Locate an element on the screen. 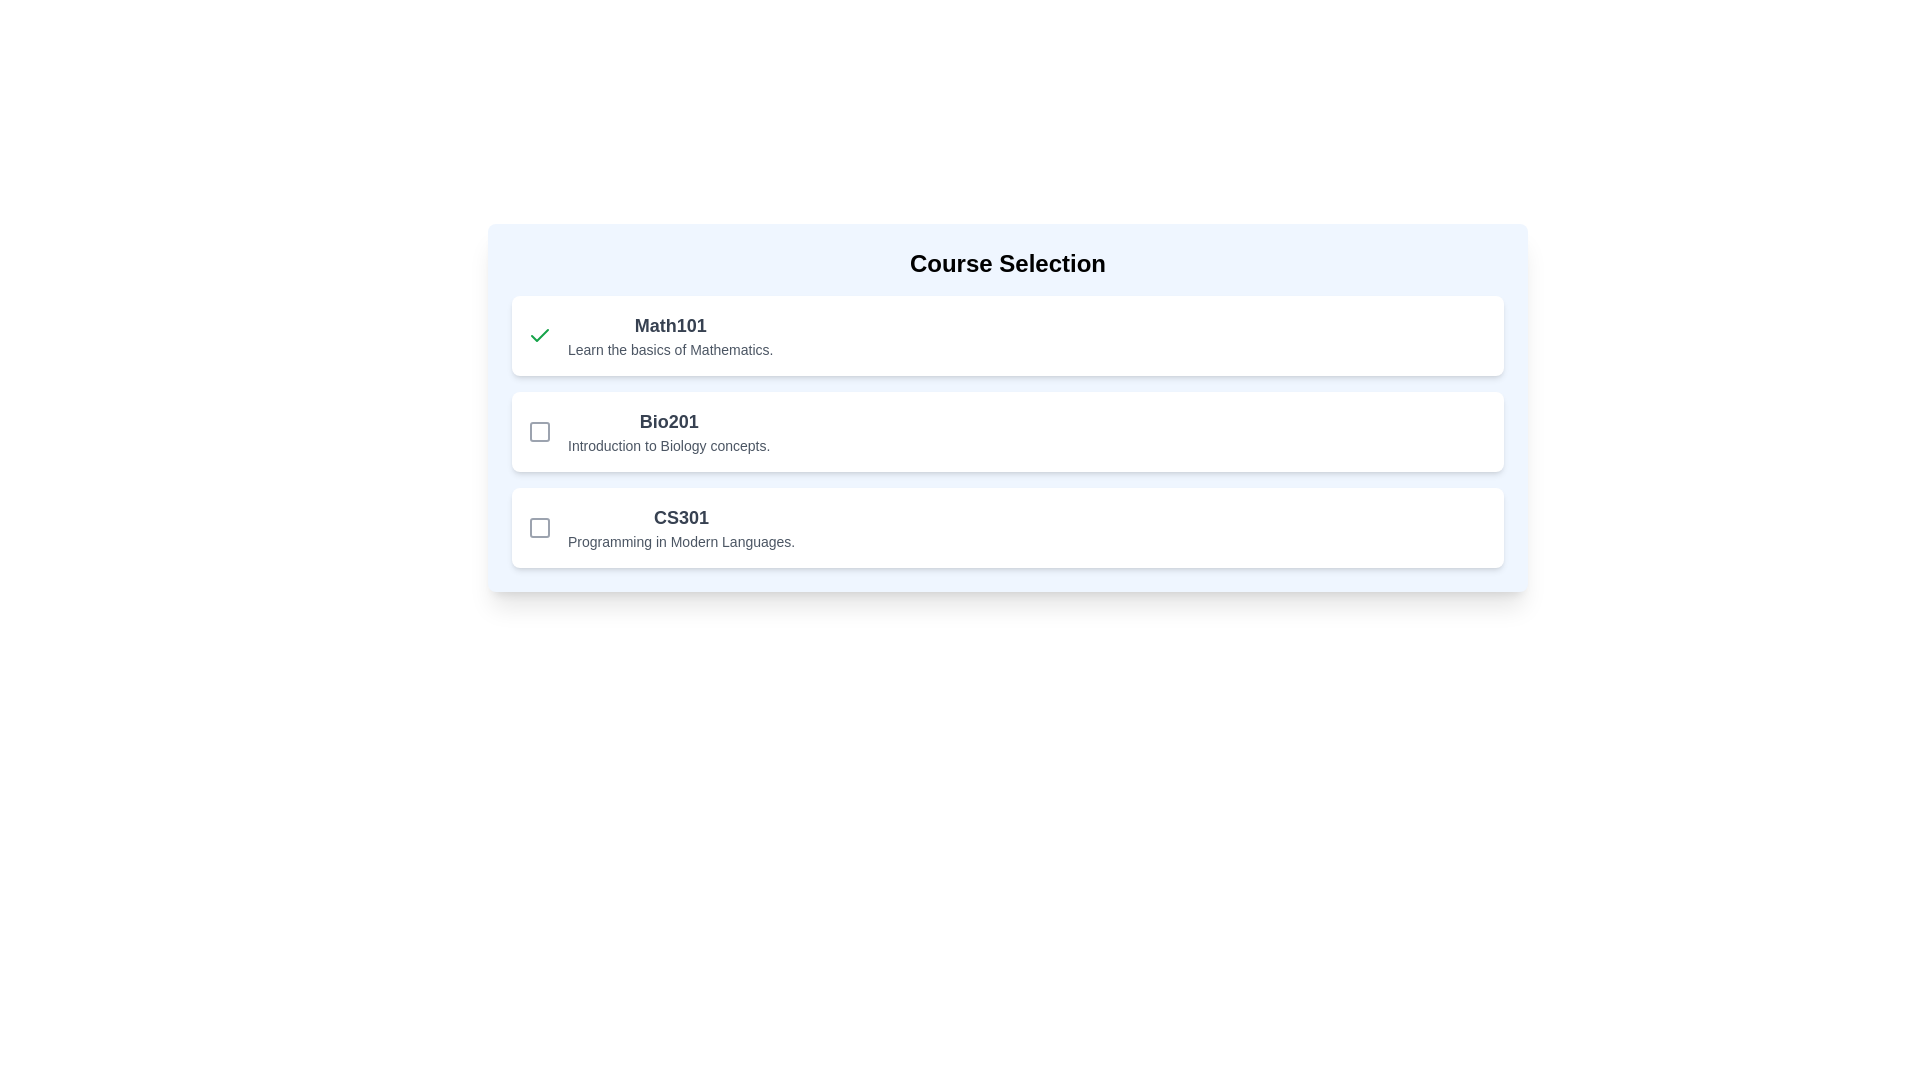  the small square checkbox located at the lower-right corner of the interface is located at coordinates (539, 527).